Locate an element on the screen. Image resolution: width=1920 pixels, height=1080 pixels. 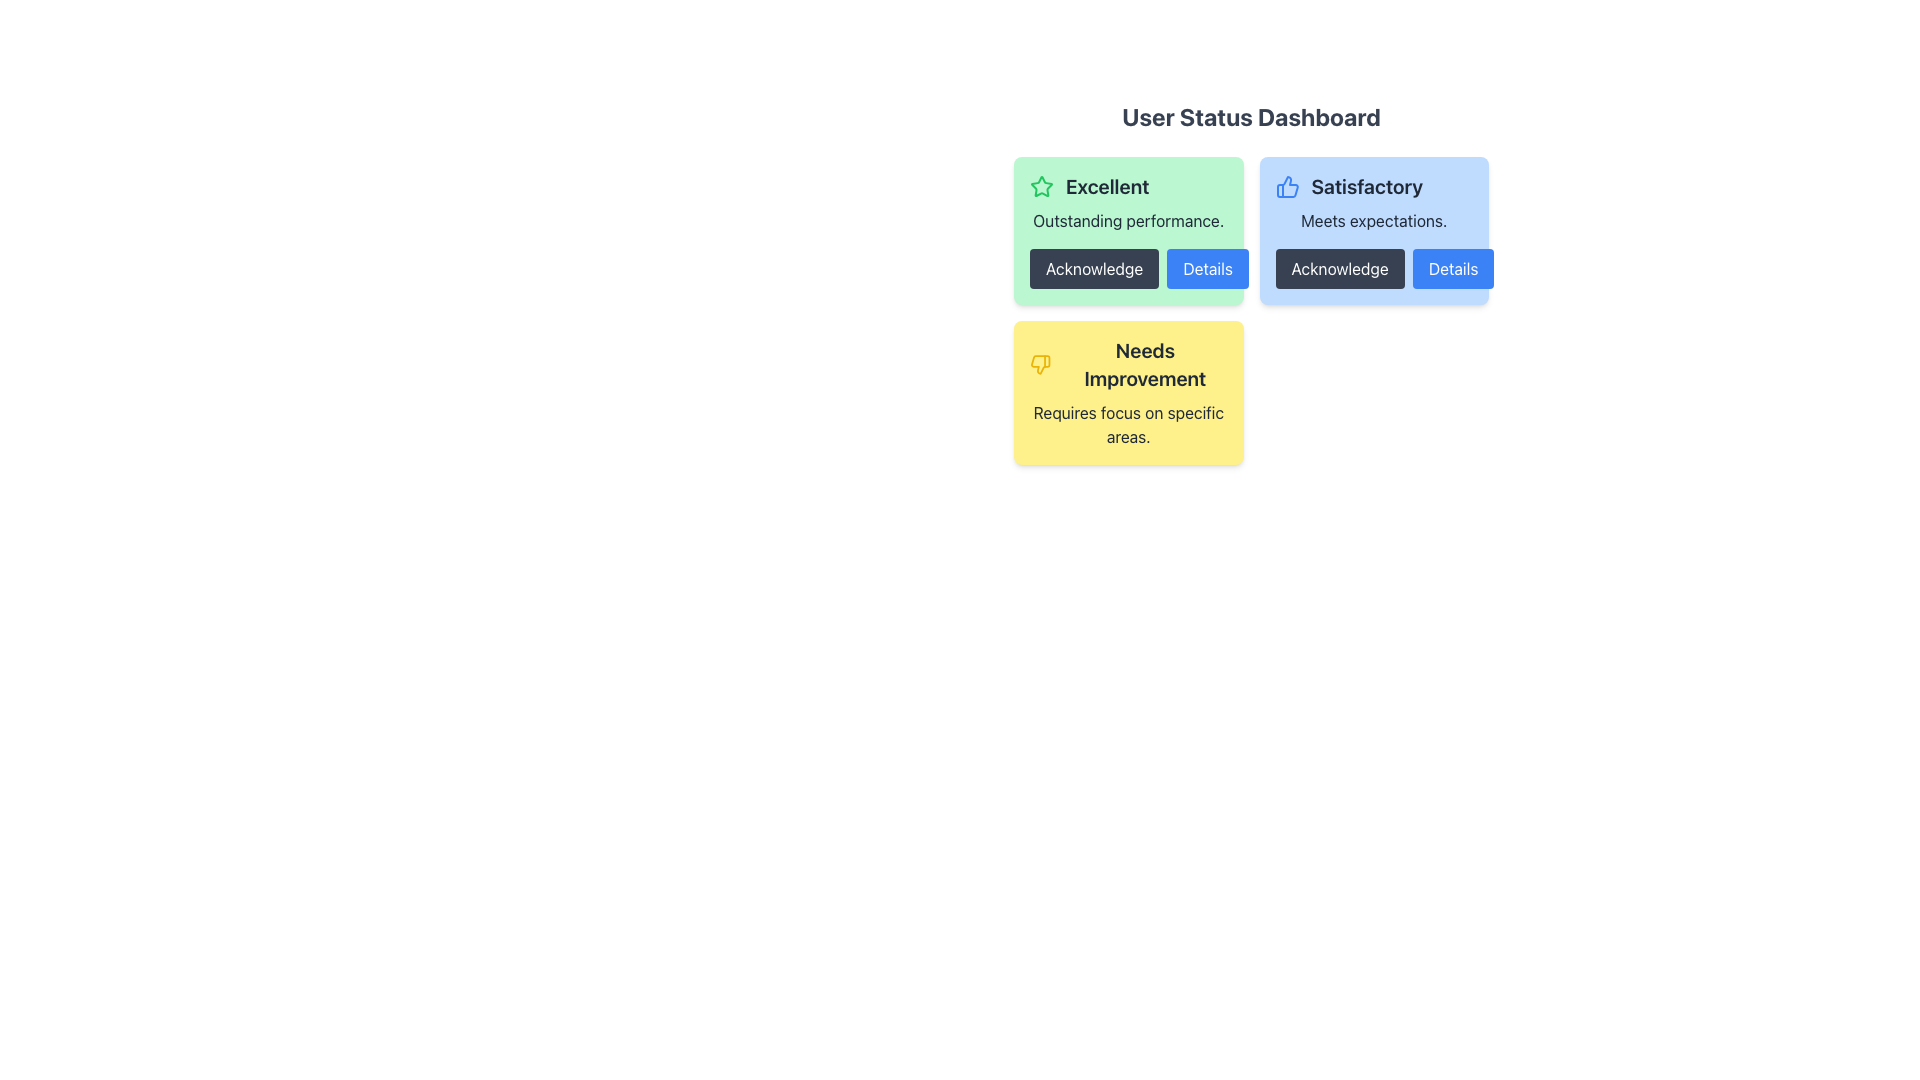
the 'Excellent' performance status label with icon located at the top-left corner inside the green card labeled 'Outstanding performance.' is located at coordinates (1128, 186).